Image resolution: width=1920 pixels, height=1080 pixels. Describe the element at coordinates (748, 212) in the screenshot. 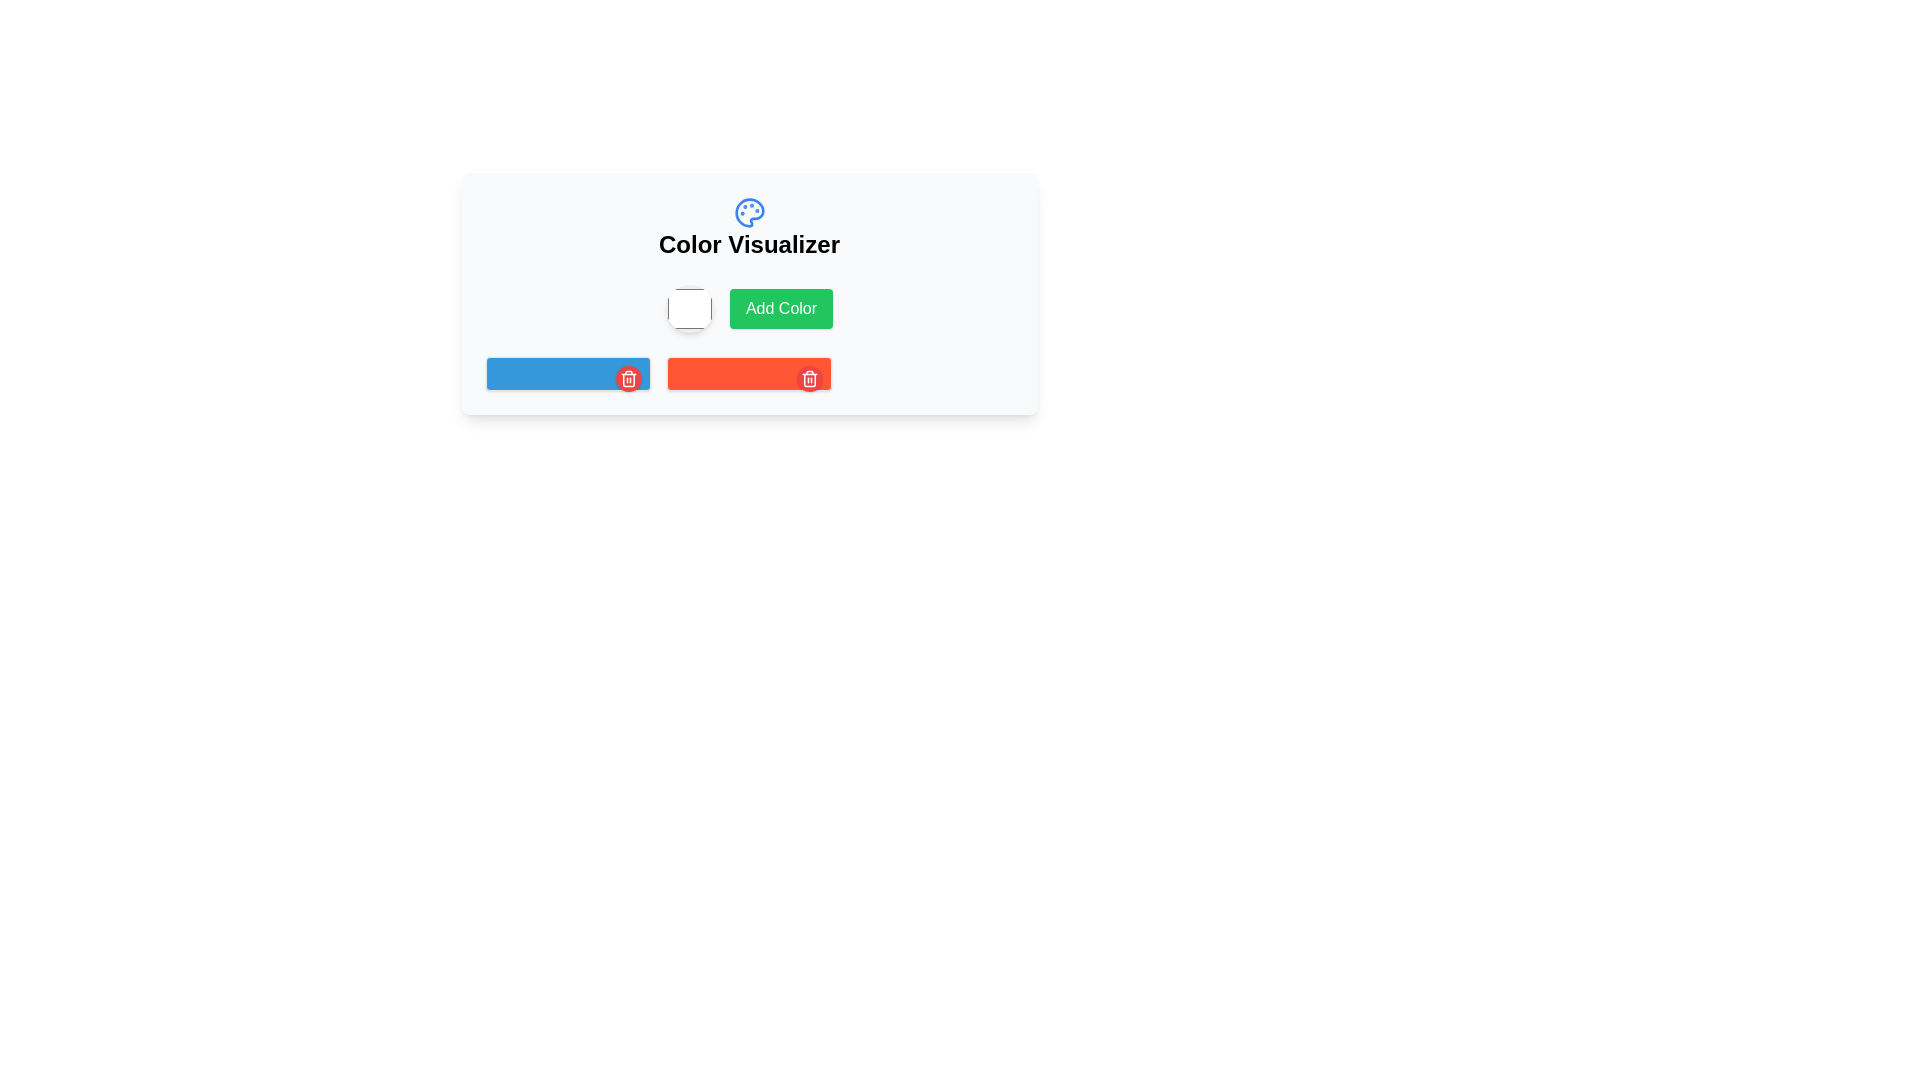

I see `the SVG graphic element that represents a palette visual cue, located at the center-top of the interface` at that location.